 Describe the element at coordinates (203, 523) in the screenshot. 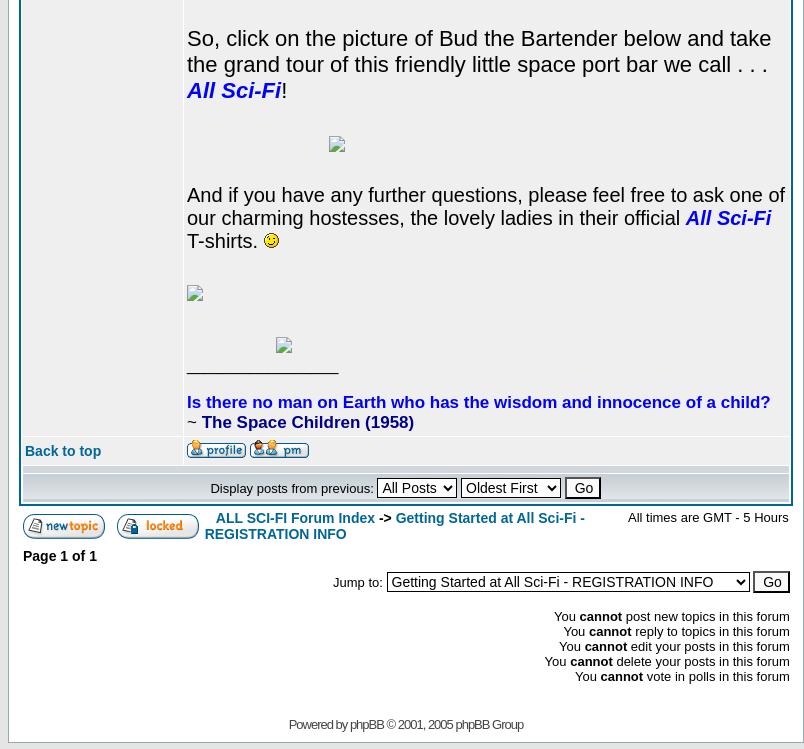

I see `'Getting Started at All Sci-Fi - REGISTRATION INFO'` at that location.